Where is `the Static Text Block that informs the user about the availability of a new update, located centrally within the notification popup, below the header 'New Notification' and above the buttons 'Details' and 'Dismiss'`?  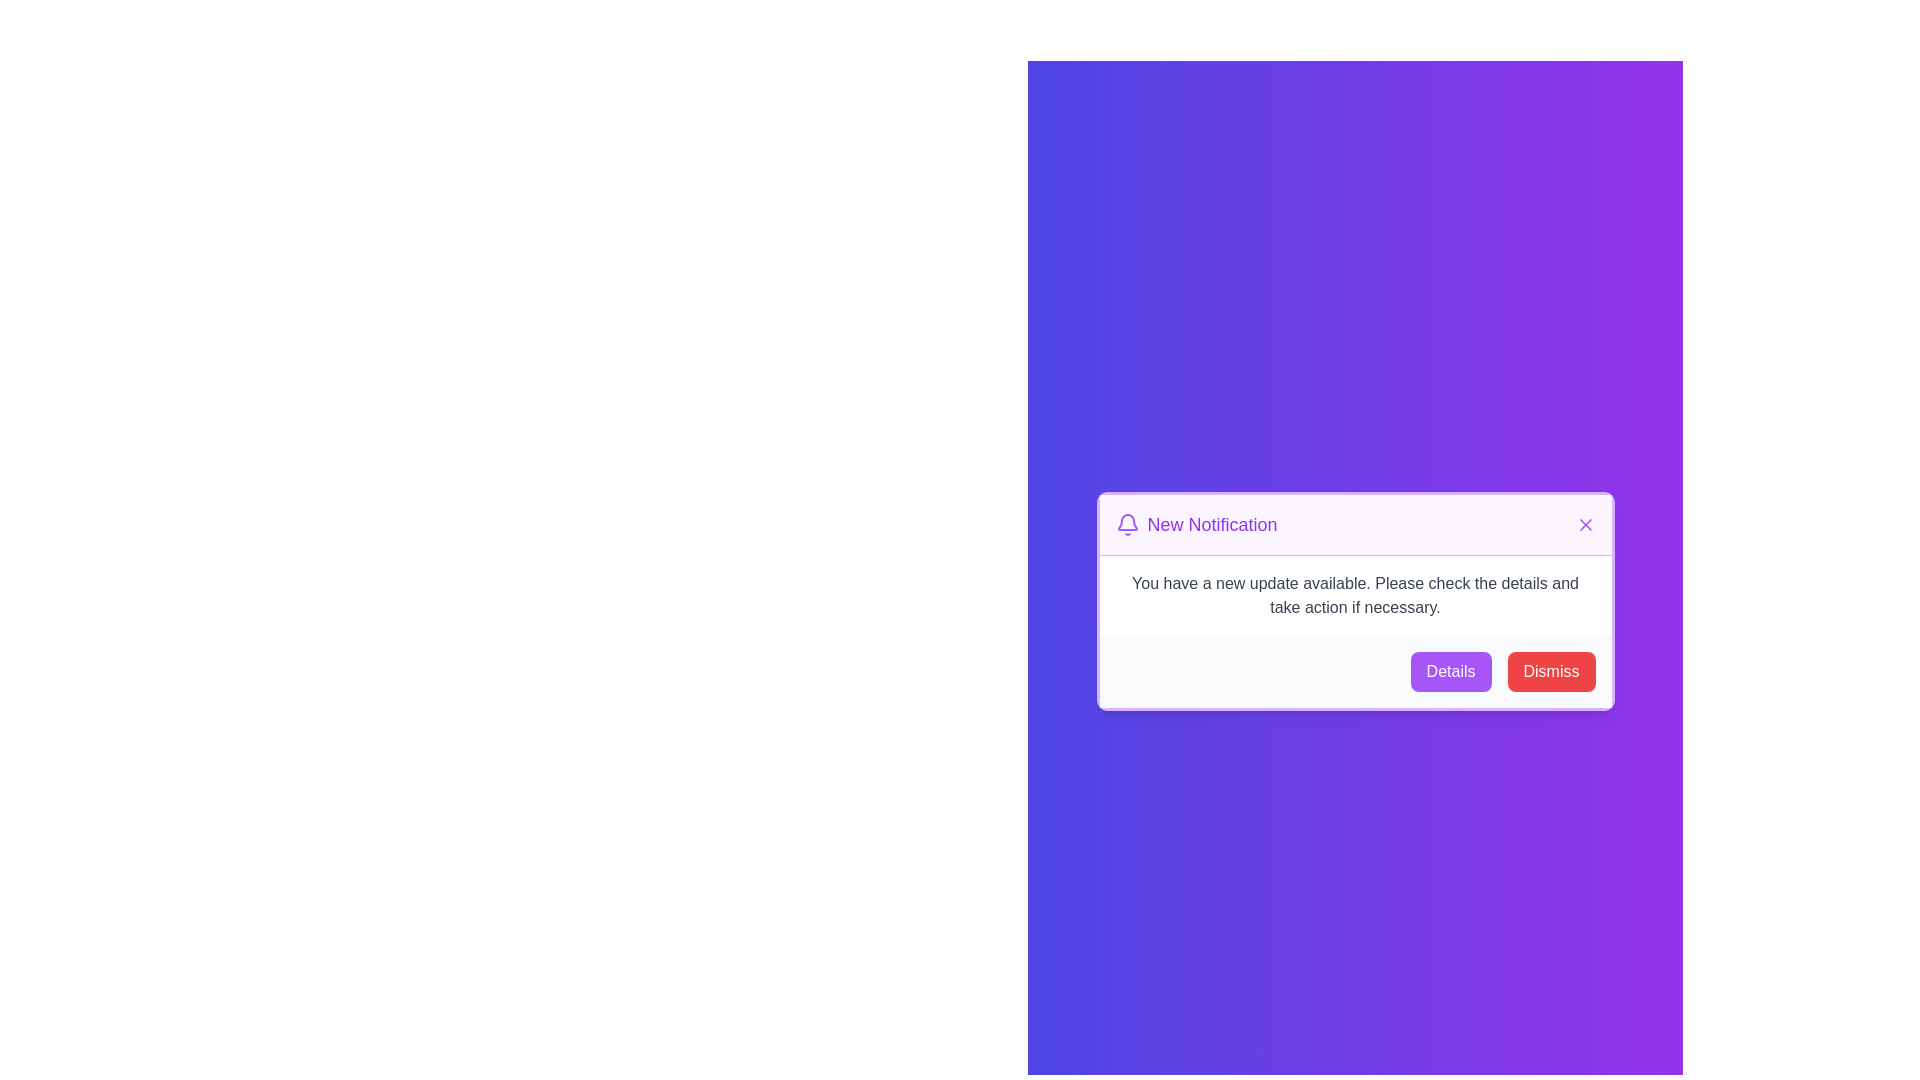
the Static Text Block that informs the user about the availability of a new update, located centrally within the notification popup, below the header 'New Notification' and above the buttons 'Details' and 'Dismiss' is located at coordinates (1355, 594).